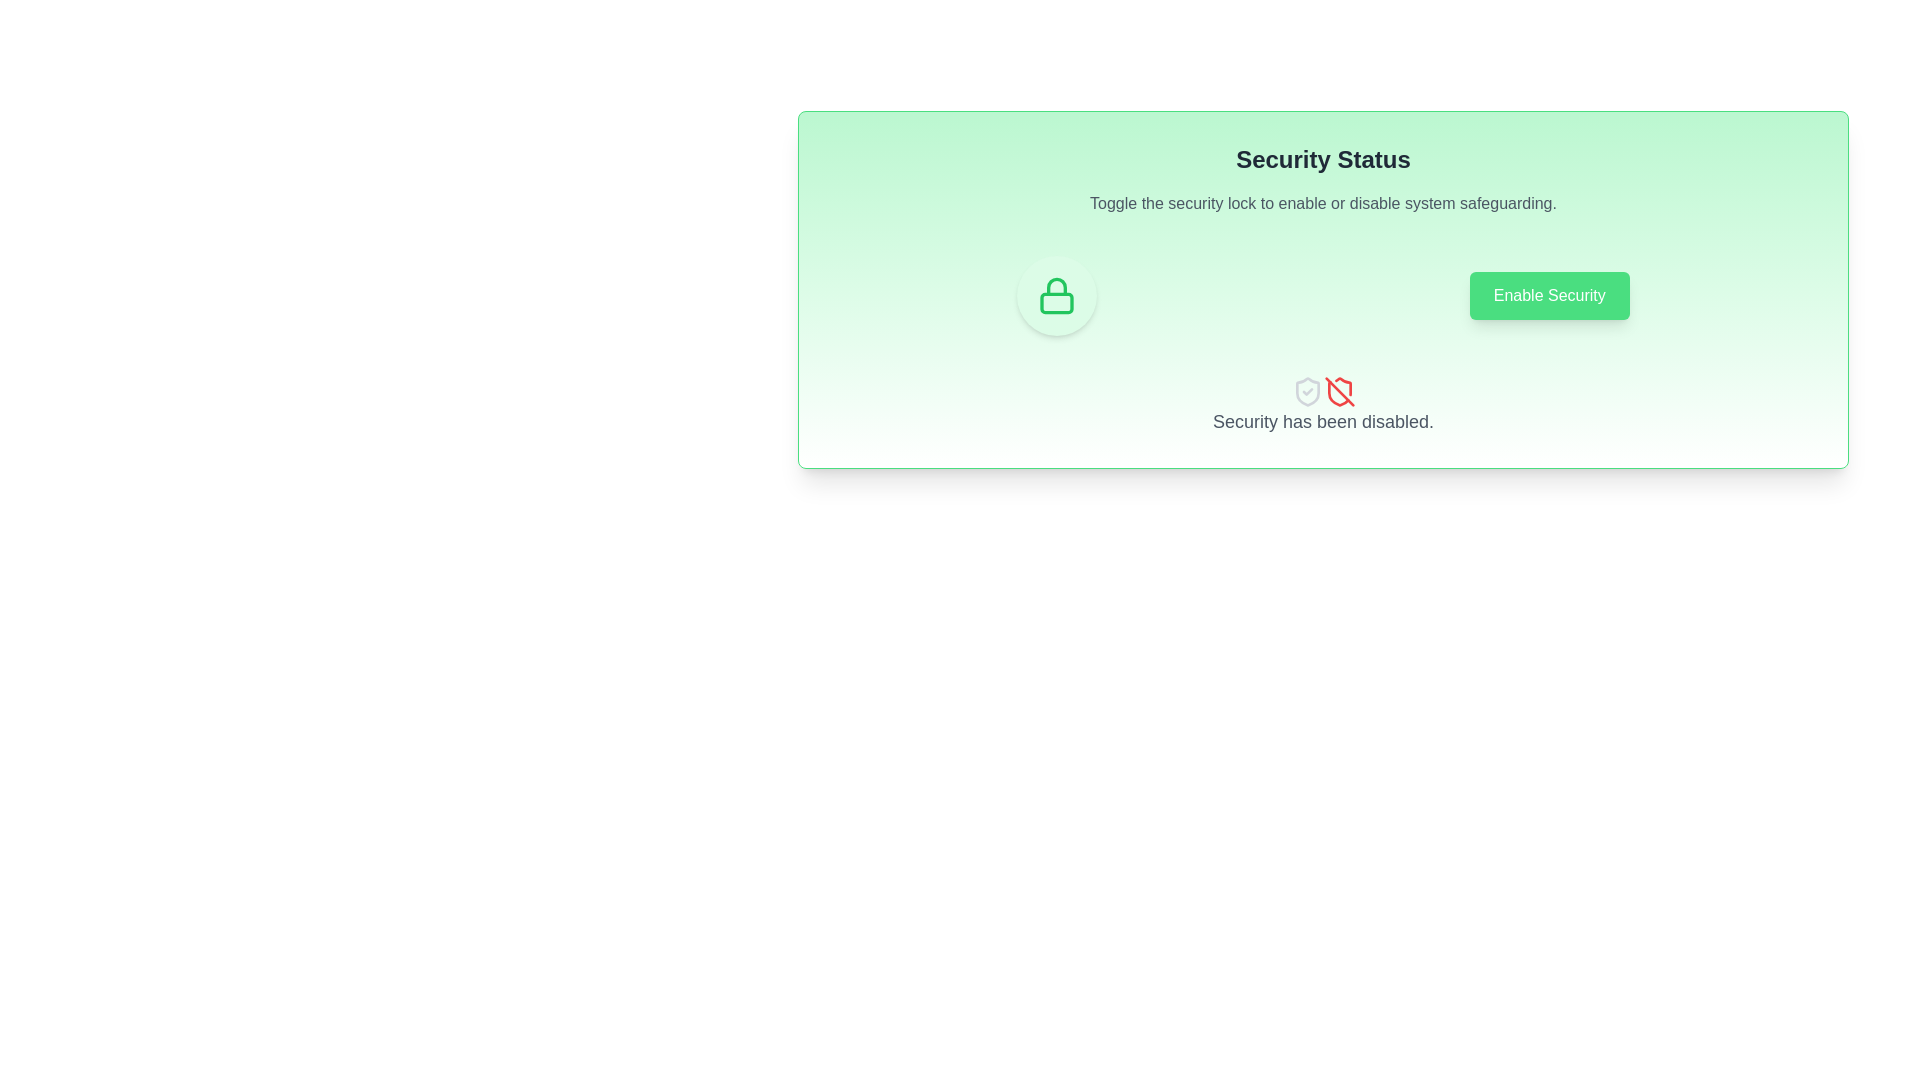 The width and height of the screenshot is (1920, 1080). What do you see at coordinates (1056, 296) in the screenshot?
I see `the security lock status indicator icon, which is a visual cue located to the left of the 'Enable Security' button, positioned near the upper-center of the green panel` at bounding box center [1056, 296].